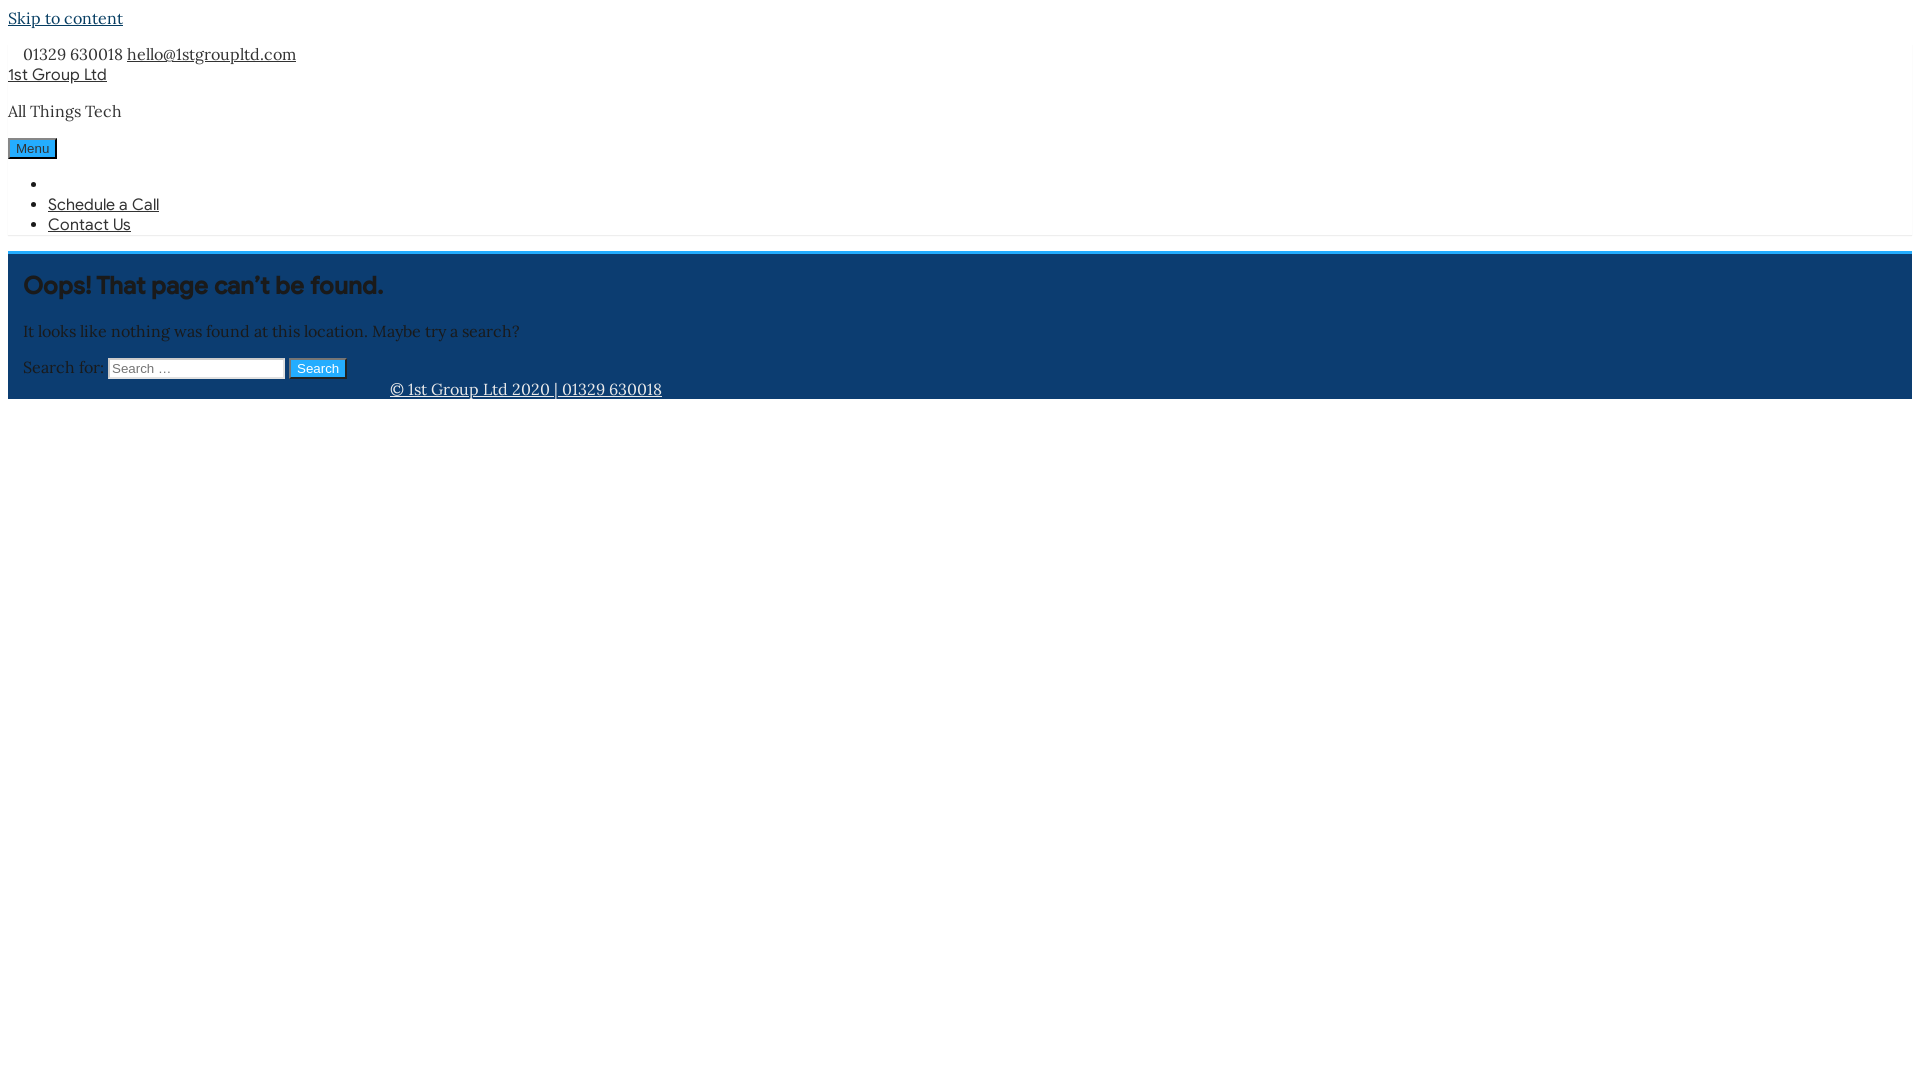 The width and height of the screenshot is (1920, 1080). I want to click on 'Contact Us', so click(88, 224).